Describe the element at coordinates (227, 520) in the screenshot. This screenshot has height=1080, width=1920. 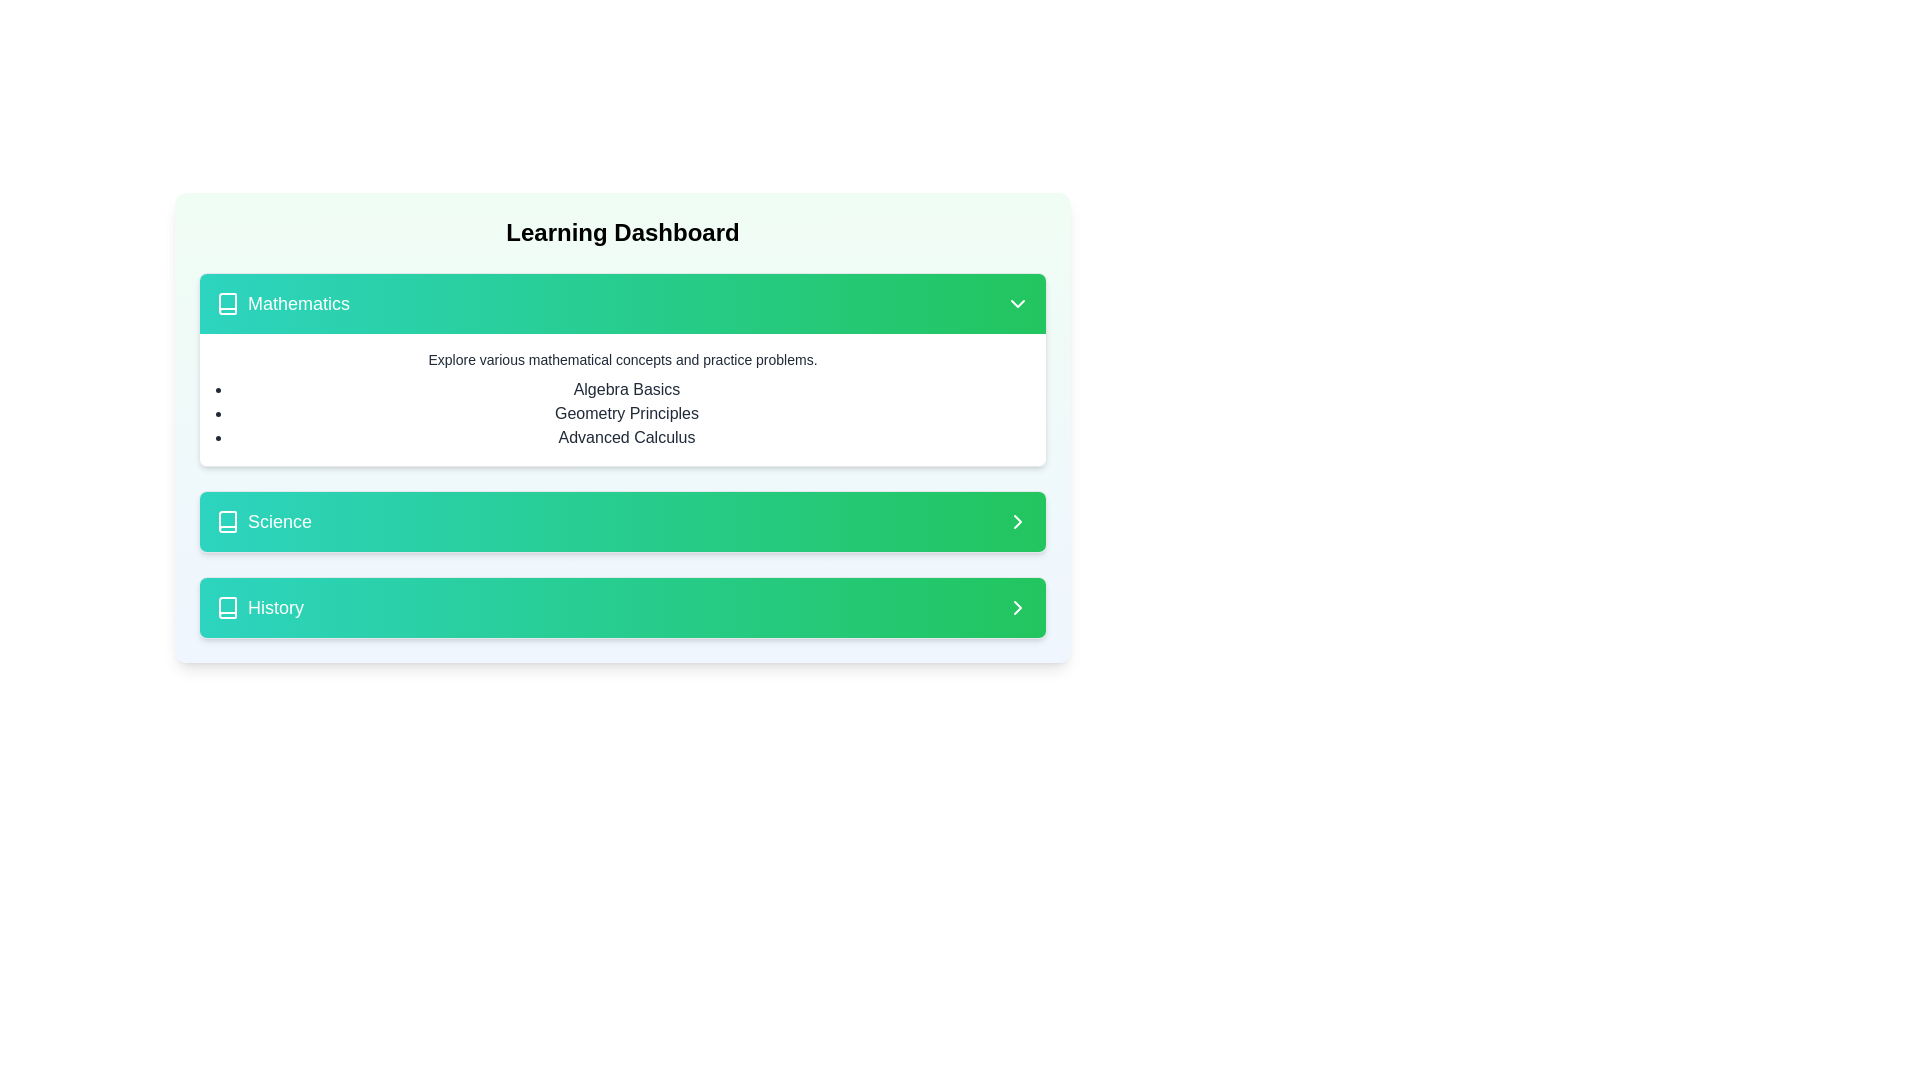
I see `the SVG icon with a book-like design in the 'Science' section, located to the left of the text 'Science'` at that location.